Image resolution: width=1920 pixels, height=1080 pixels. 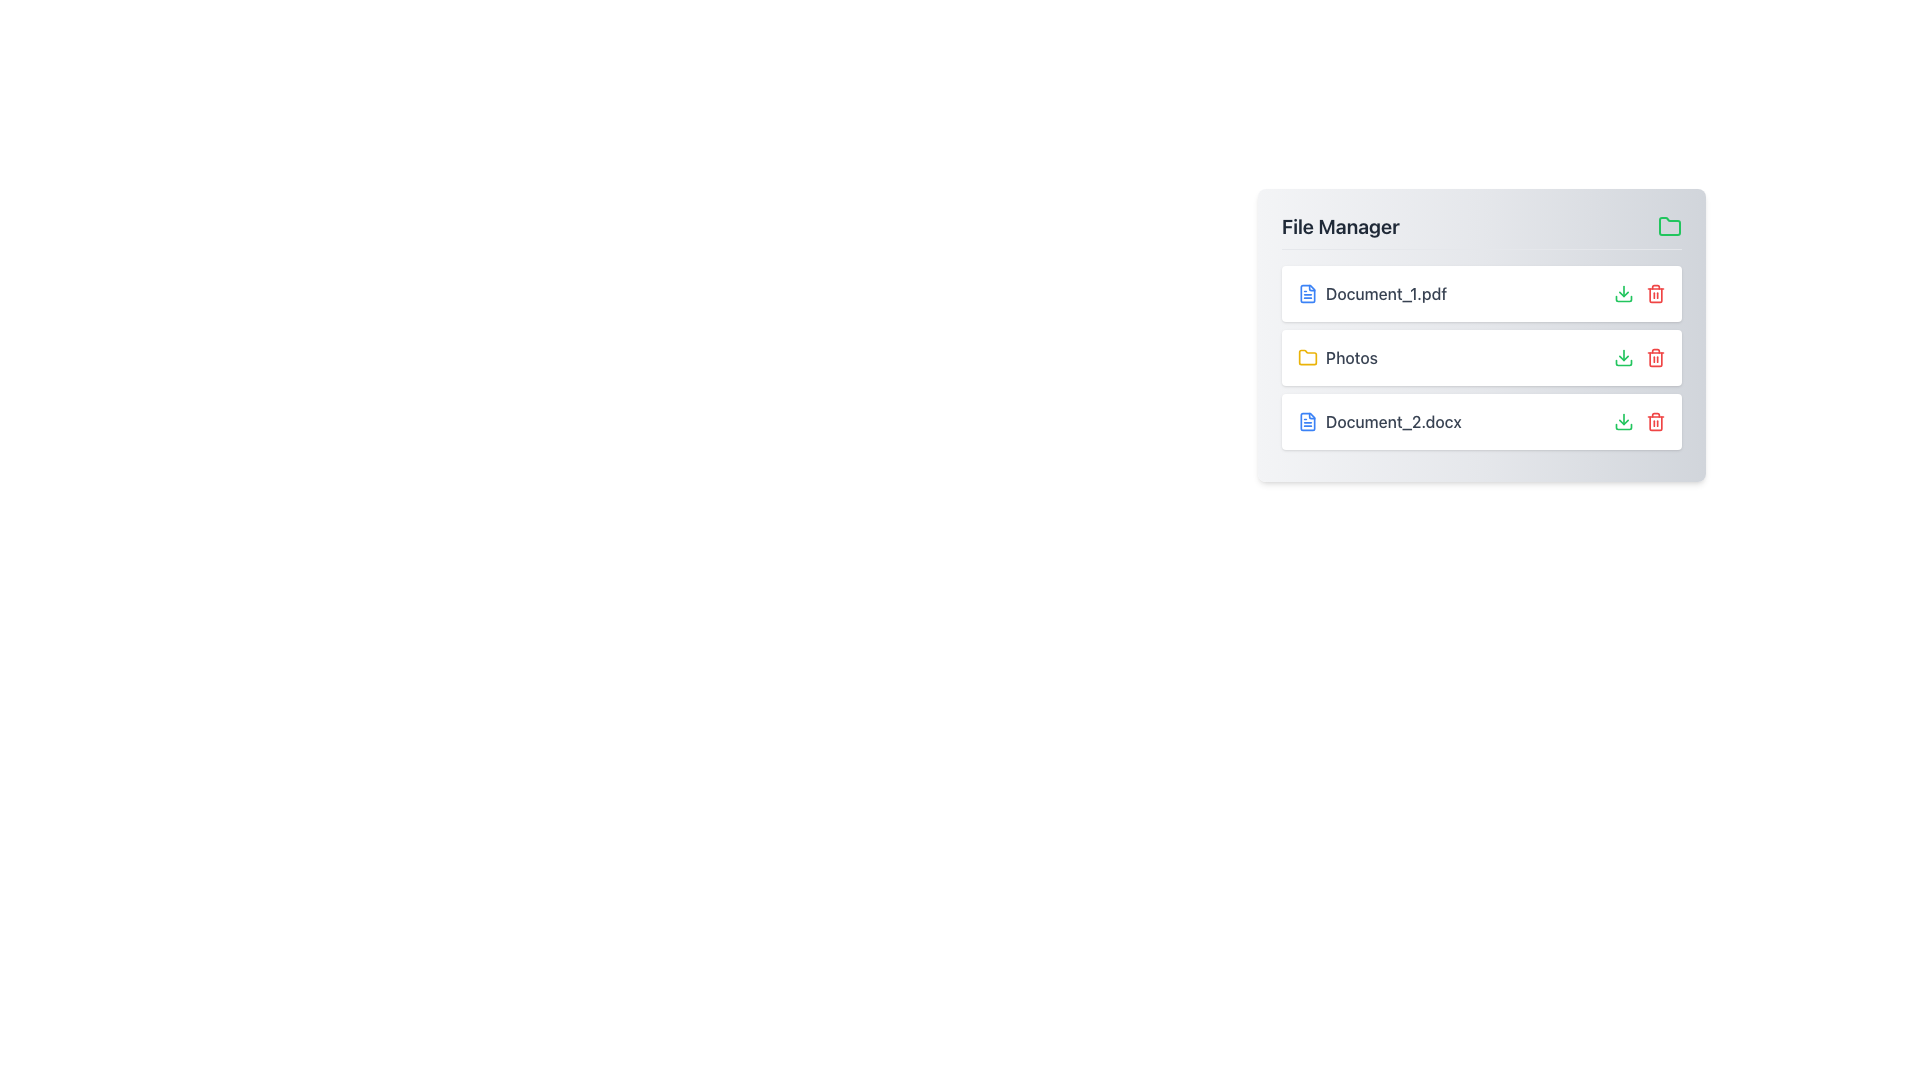 I want to click on the small yellow folder icon located in the 'File Manager' section, positioned to the left of the 'Photos' label, so click(x=1308, y=357).